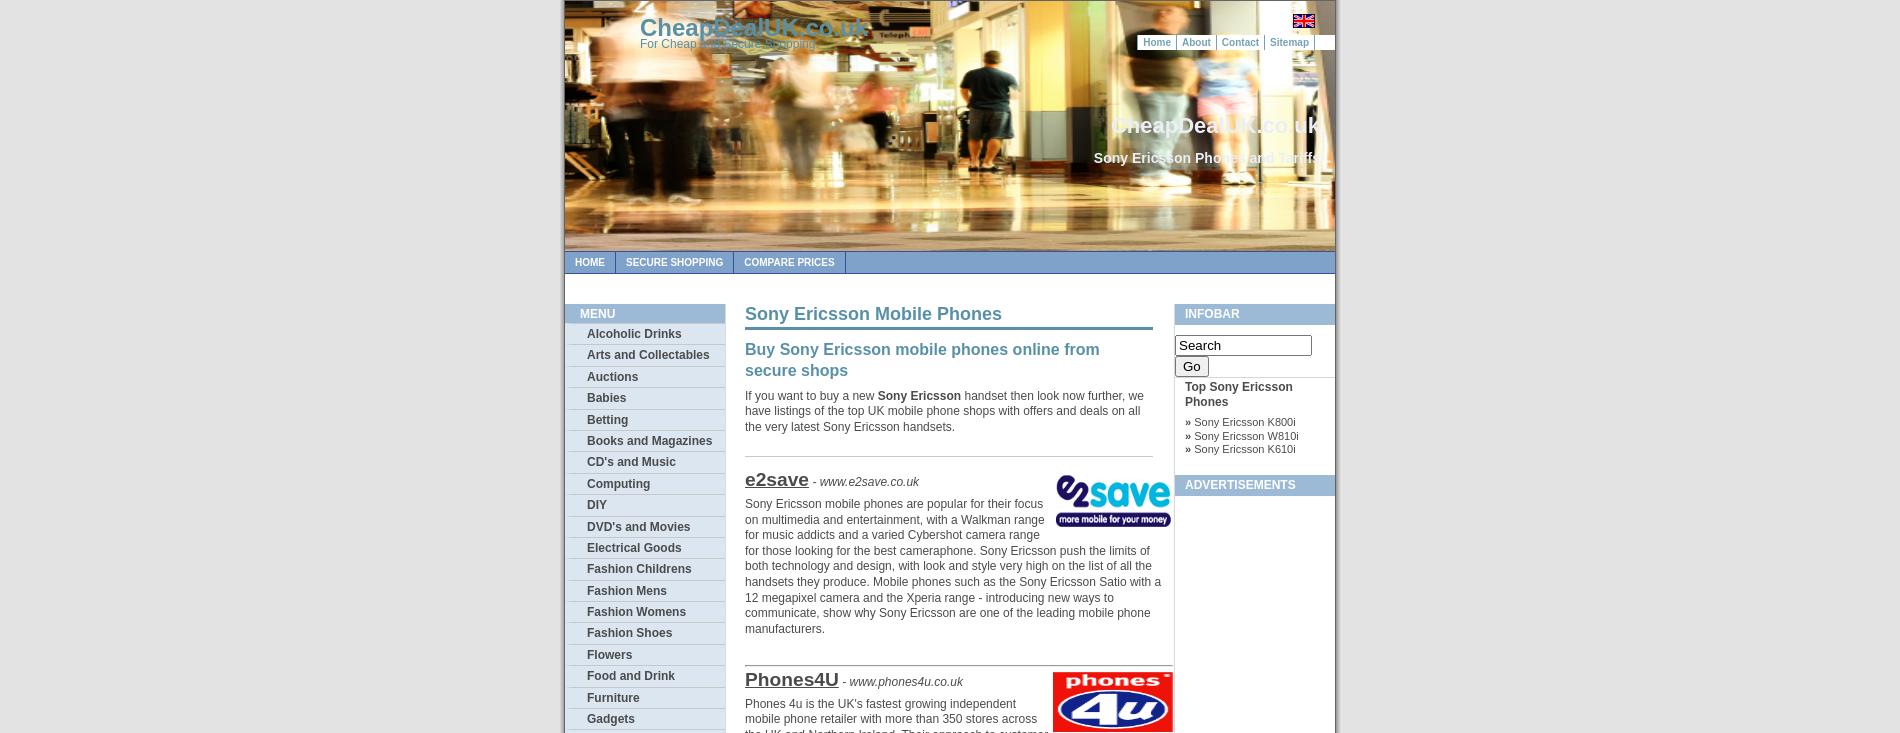 The height and width of the screenshot is (733, 1900). Describe the element at coordinates (900, 681) in the screenshot. I see `'- www.phones4u.co.uk'` at that location.